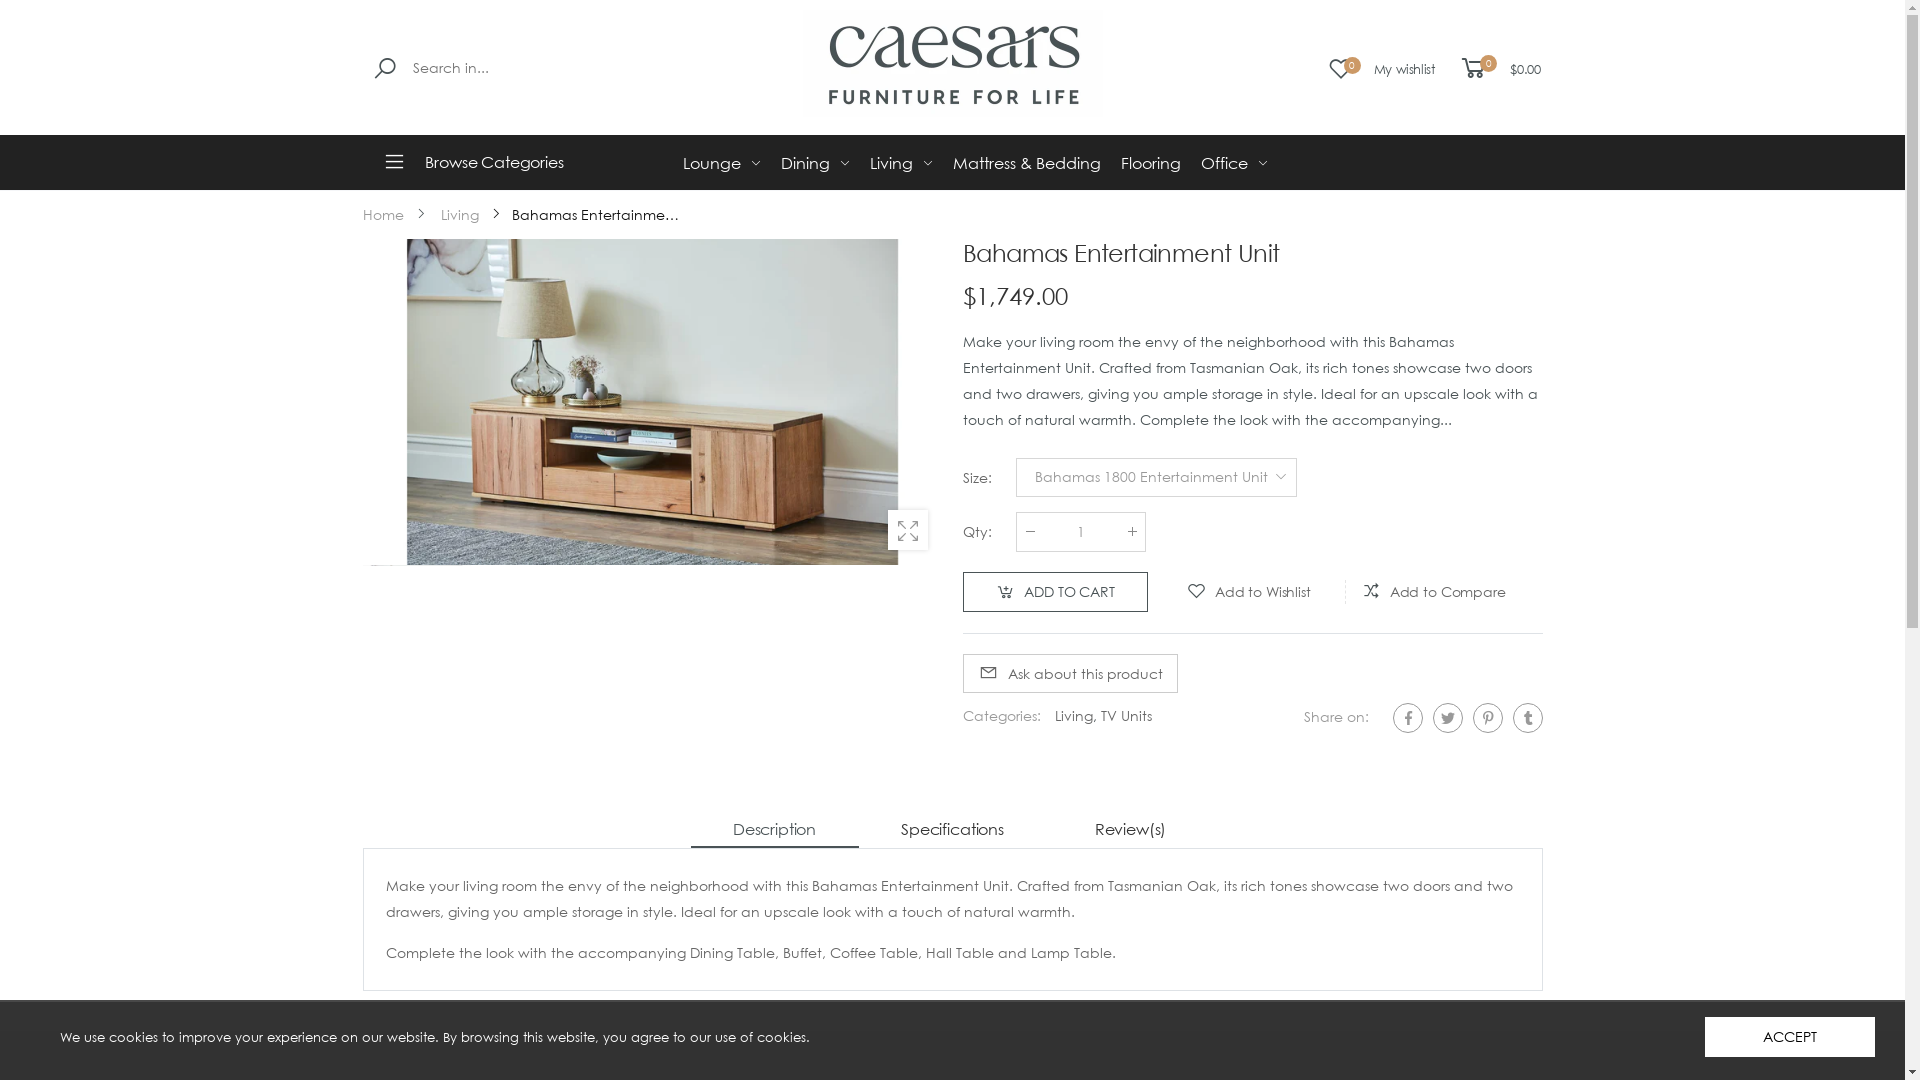  I want to click on 'Description', so click(772, 830).